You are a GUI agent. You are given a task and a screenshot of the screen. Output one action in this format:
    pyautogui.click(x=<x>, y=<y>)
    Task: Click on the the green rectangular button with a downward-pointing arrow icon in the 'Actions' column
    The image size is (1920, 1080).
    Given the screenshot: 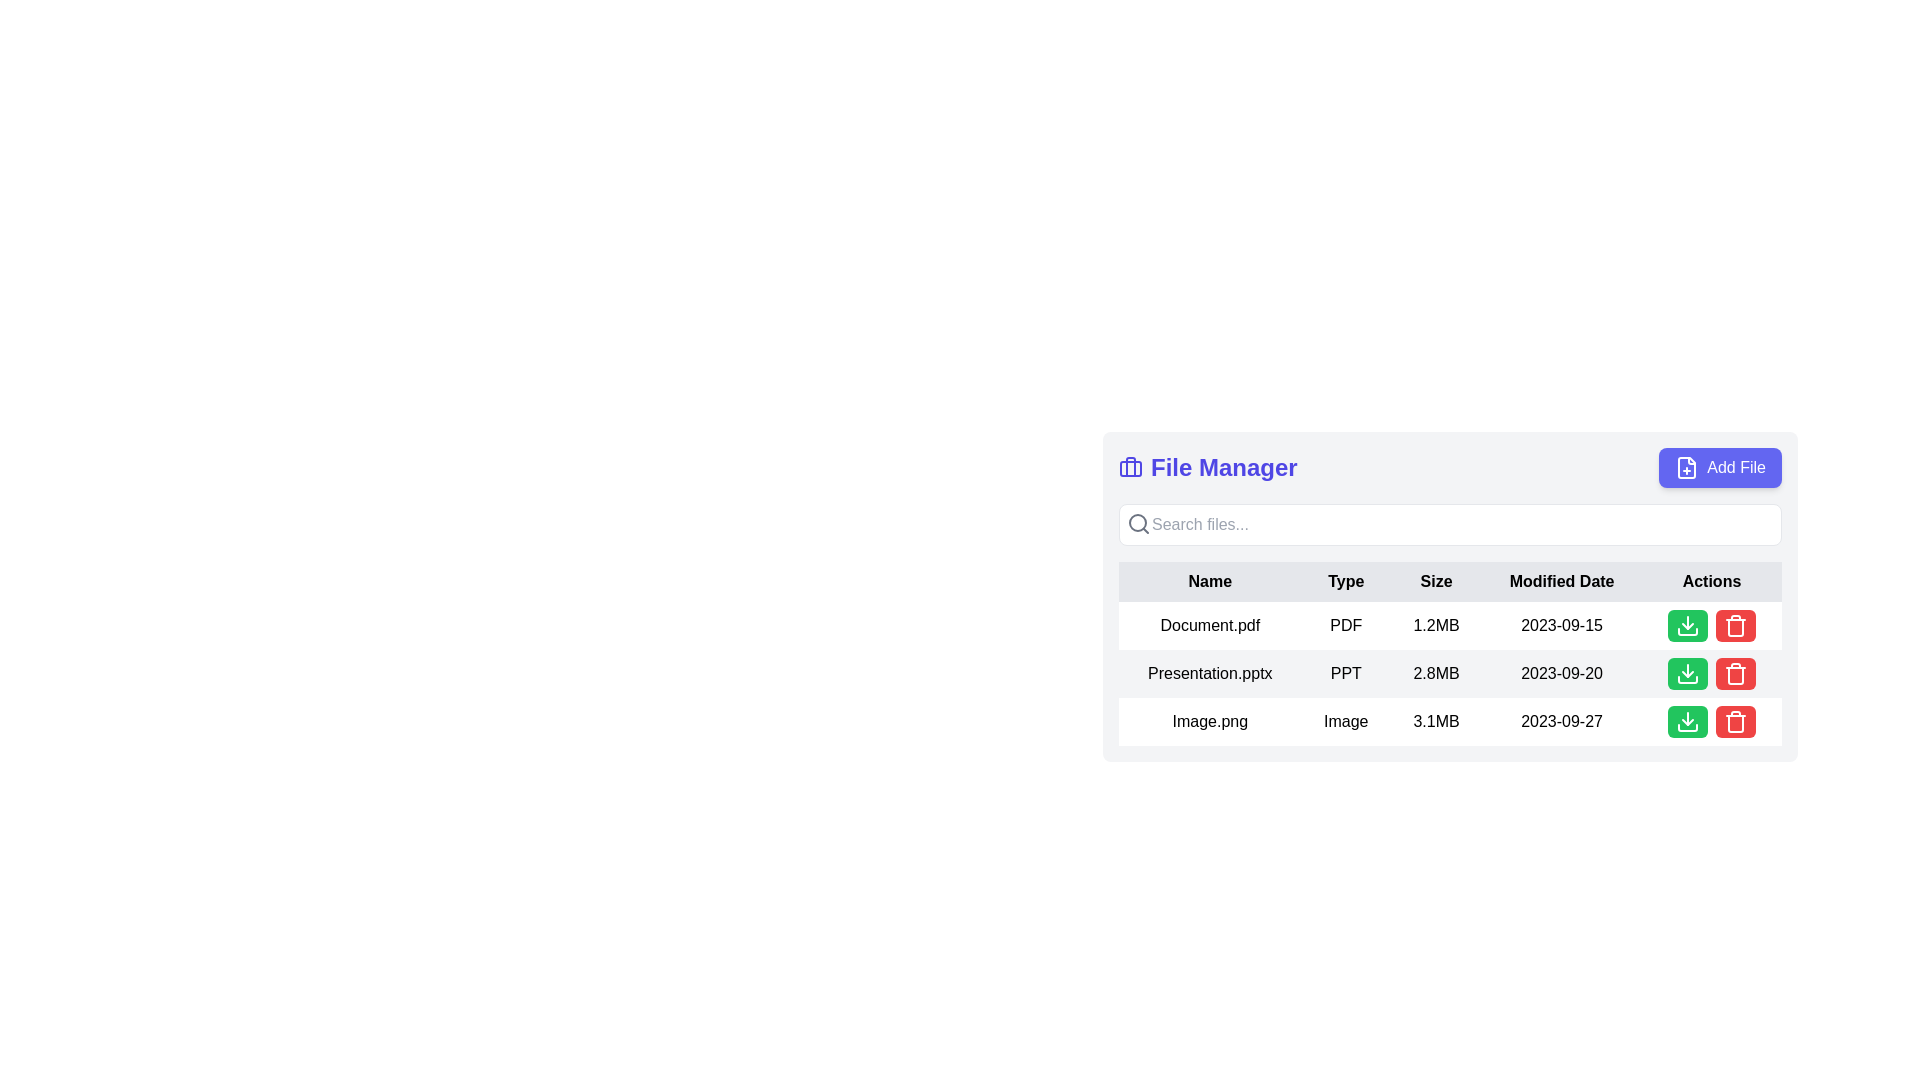 What is the action you would take?
    pyautogui.click(x=1687, y=721)
    